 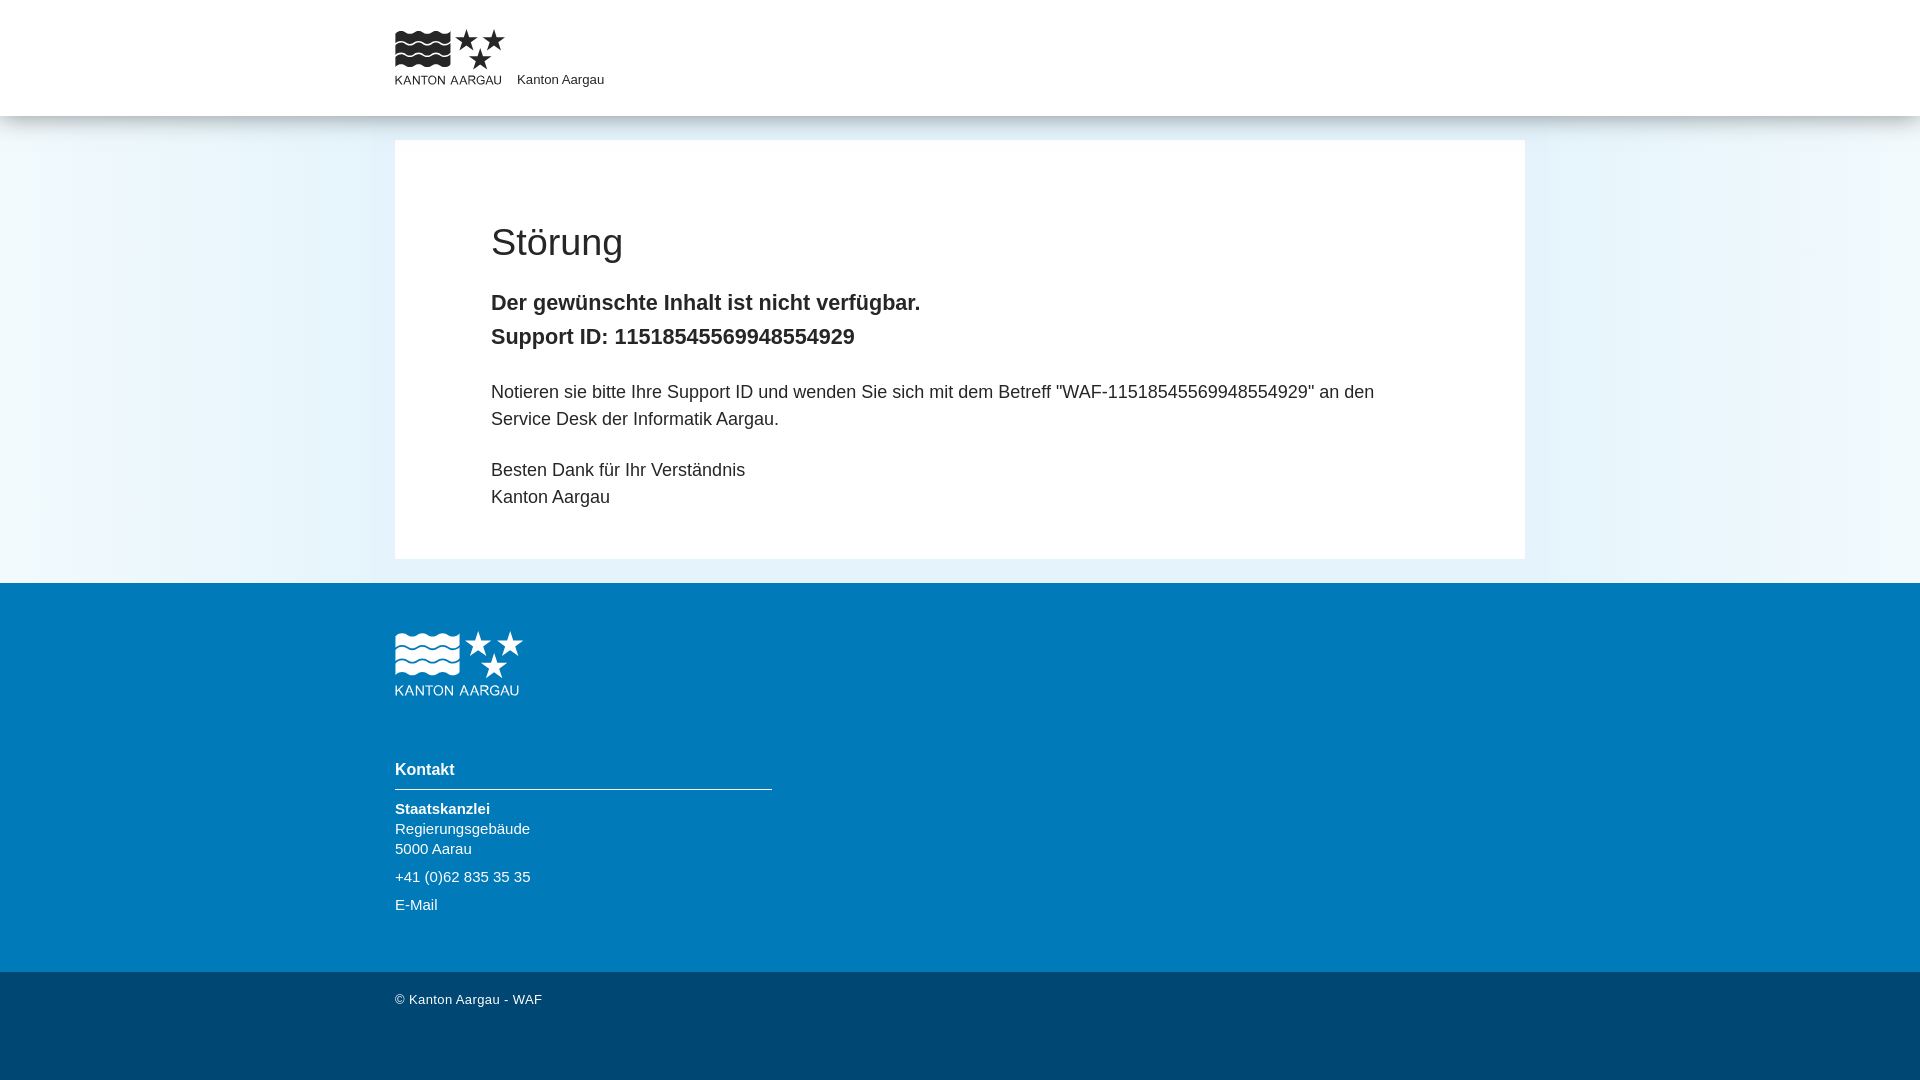 I want to click on 'Kanton Aargau Logo', so click(x=458, y=665).